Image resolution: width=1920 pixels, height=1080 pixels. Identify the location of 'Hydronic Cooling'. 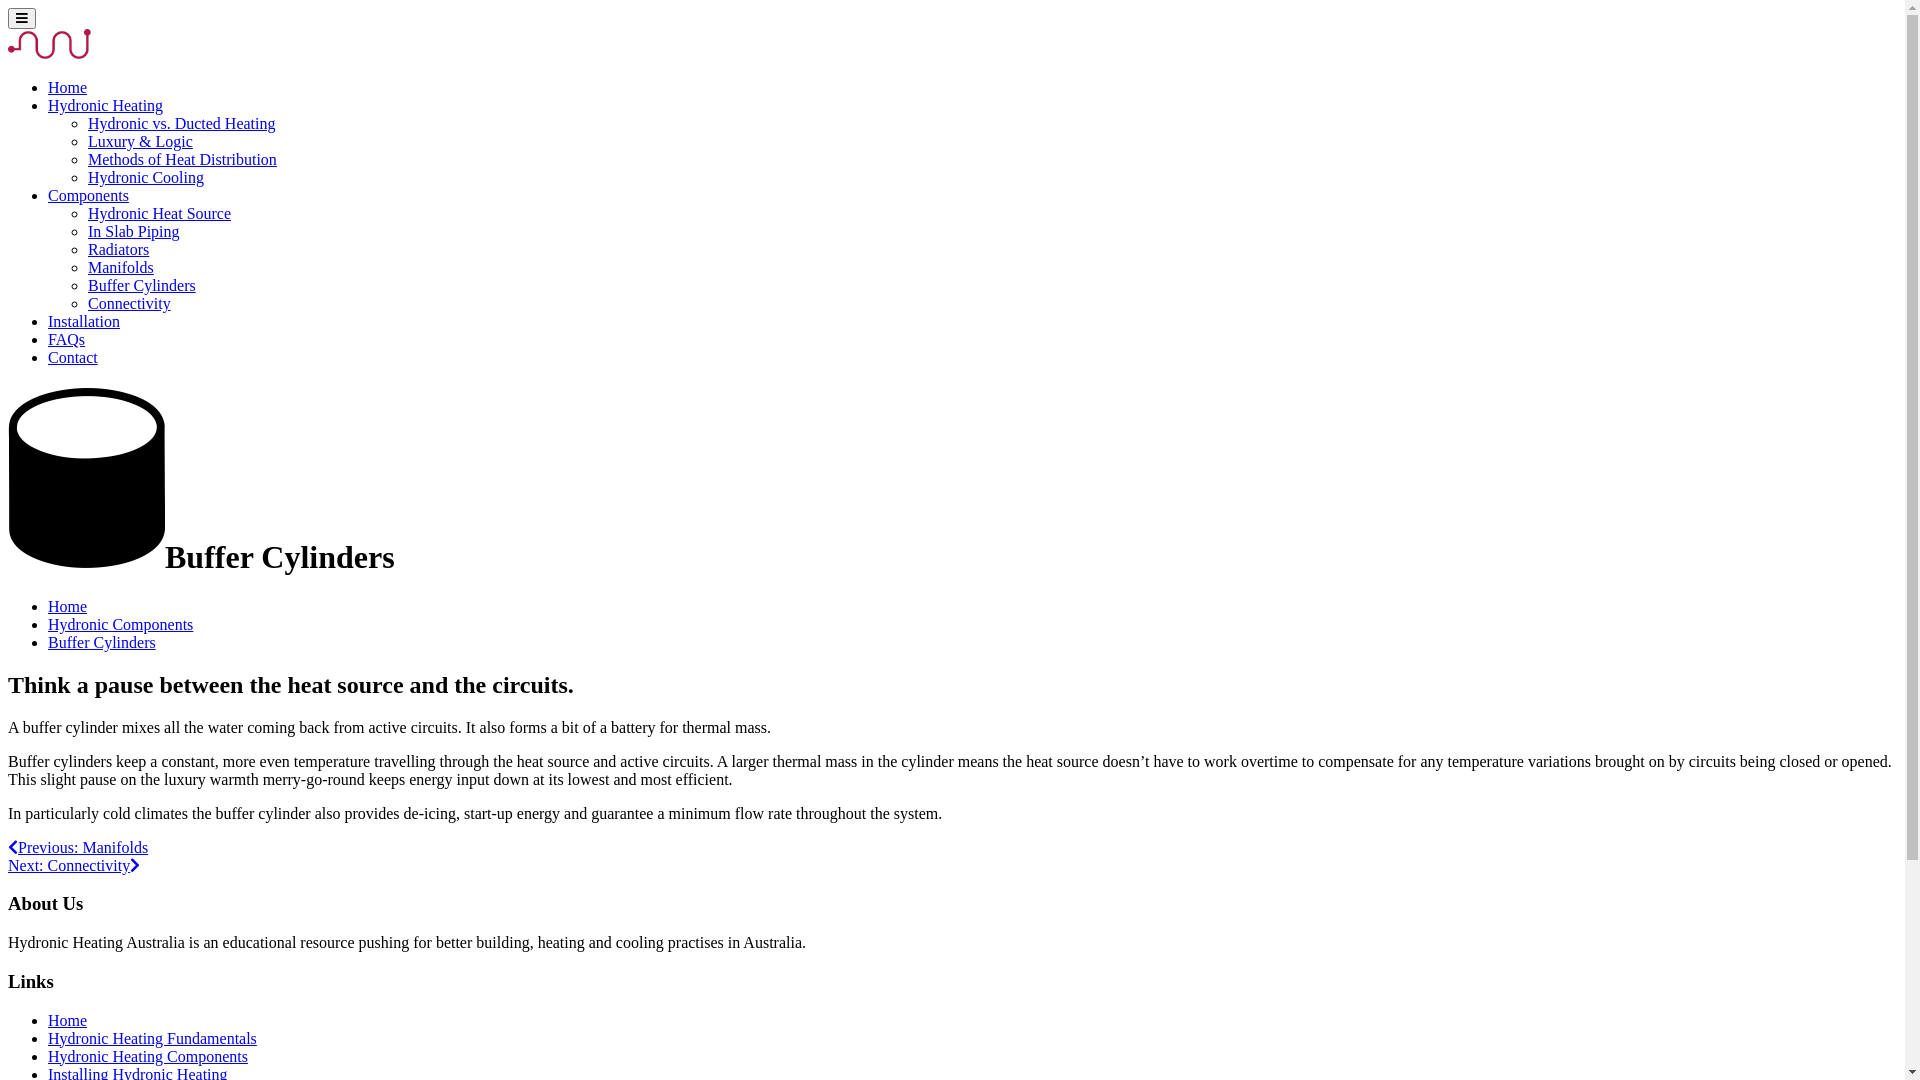
(144, 176).